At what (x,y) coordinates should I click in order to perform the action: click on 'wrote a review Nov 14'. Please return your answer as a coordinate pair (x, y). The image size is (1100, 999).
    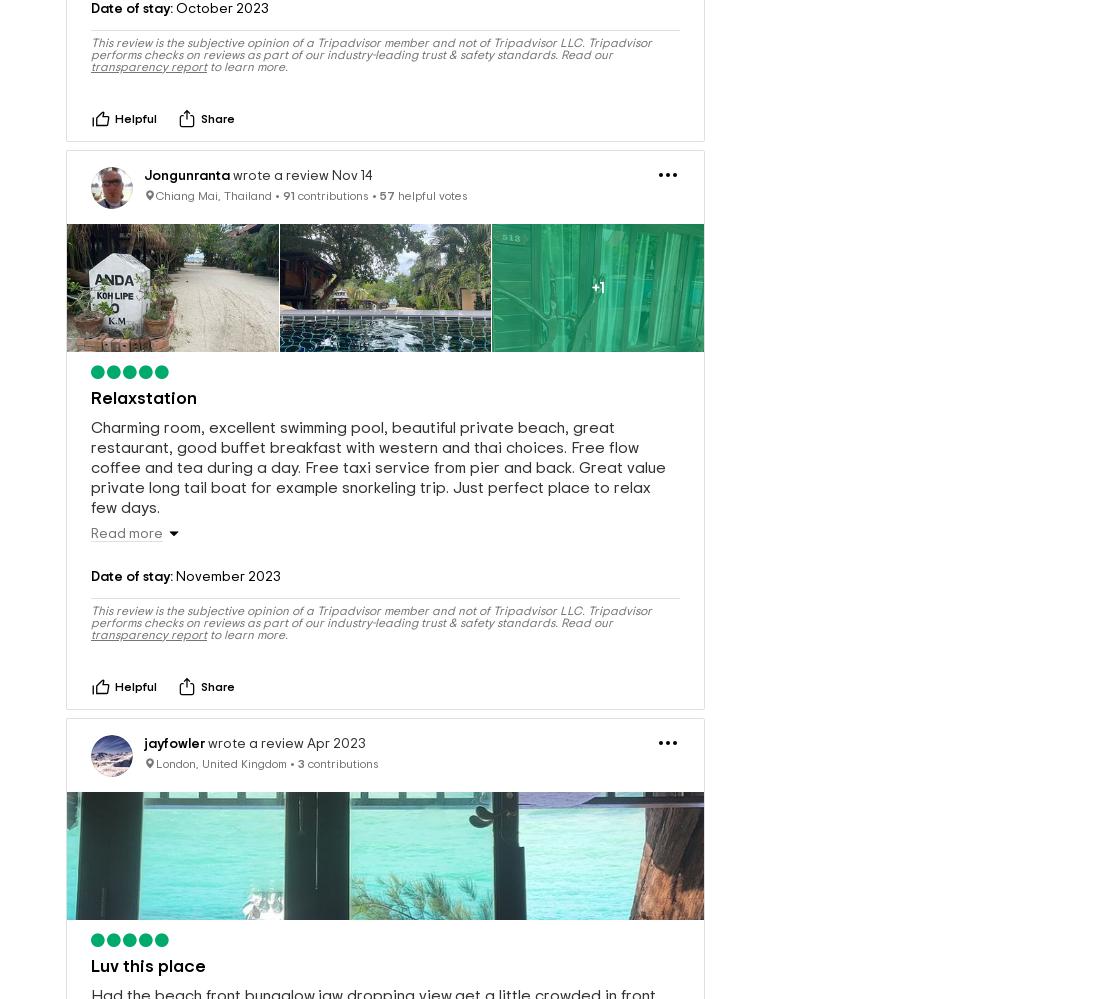
    Looking at the image, I should click on (230, 142).